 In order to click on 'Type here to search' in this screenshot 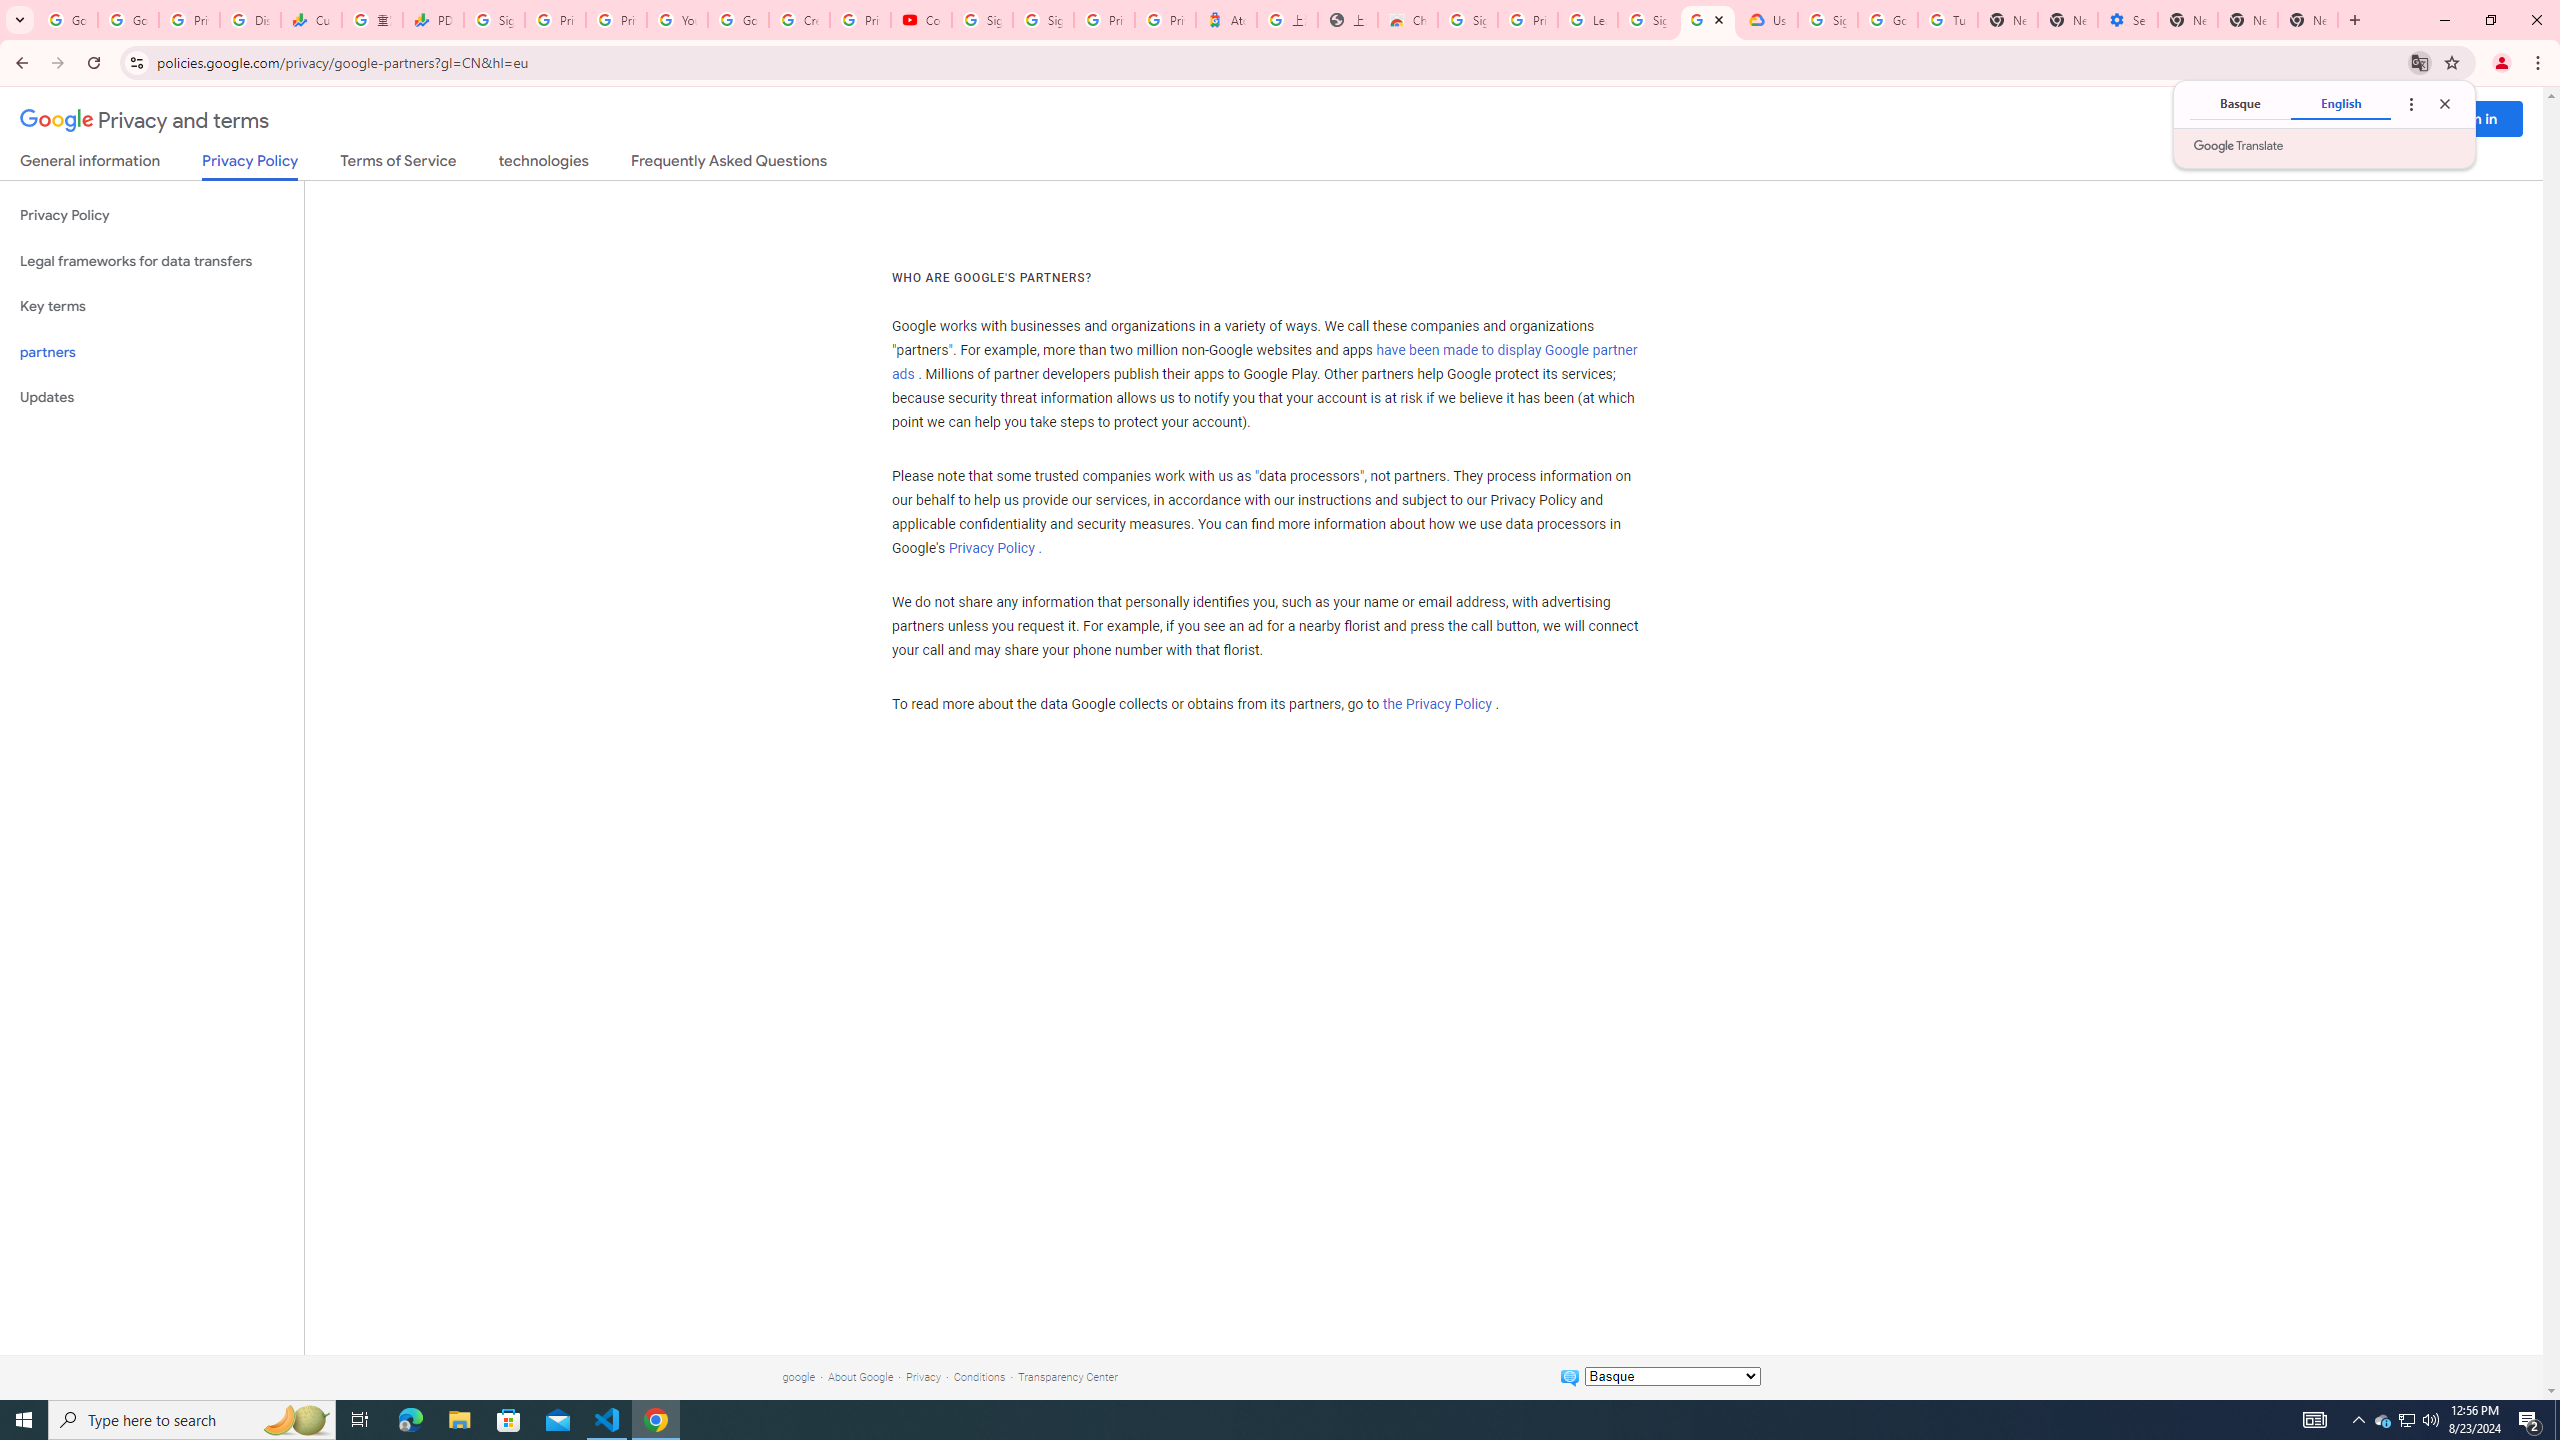, I will do `click(191, 1418)`.